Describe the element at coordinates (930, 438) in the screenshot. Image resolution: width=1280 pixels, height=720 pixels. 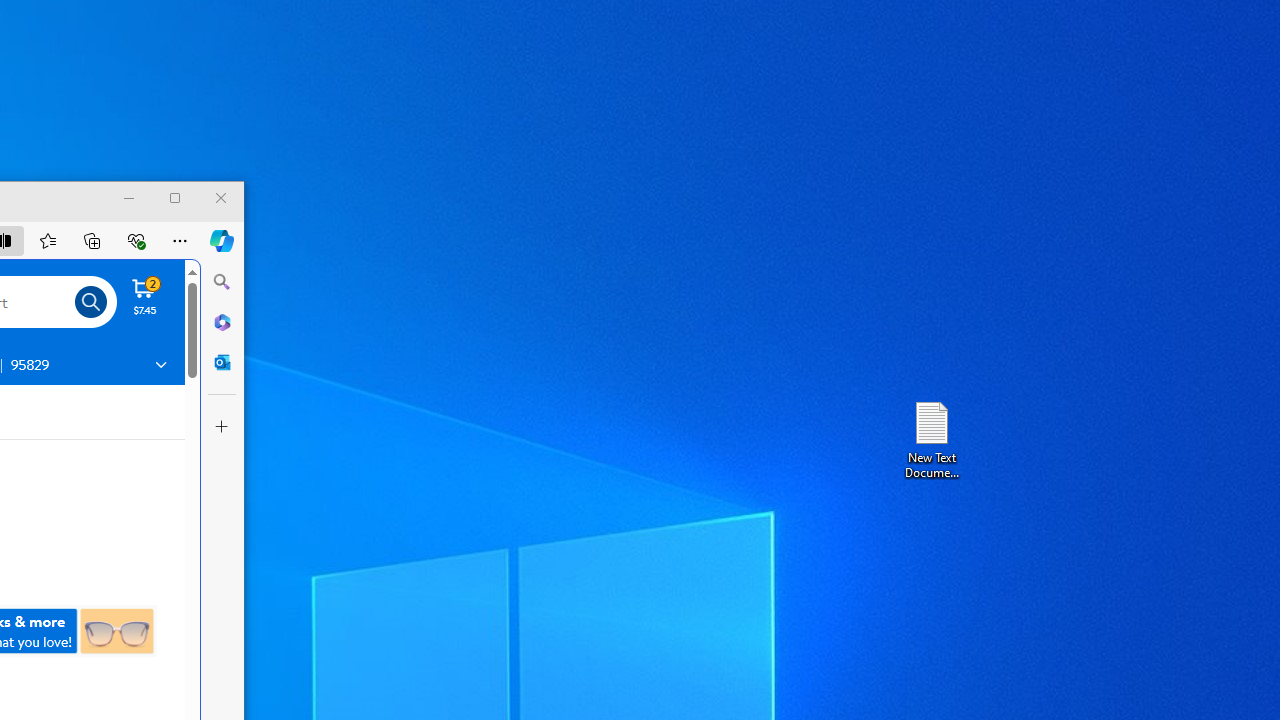
I see `'New Text Document (2)'` at that location.